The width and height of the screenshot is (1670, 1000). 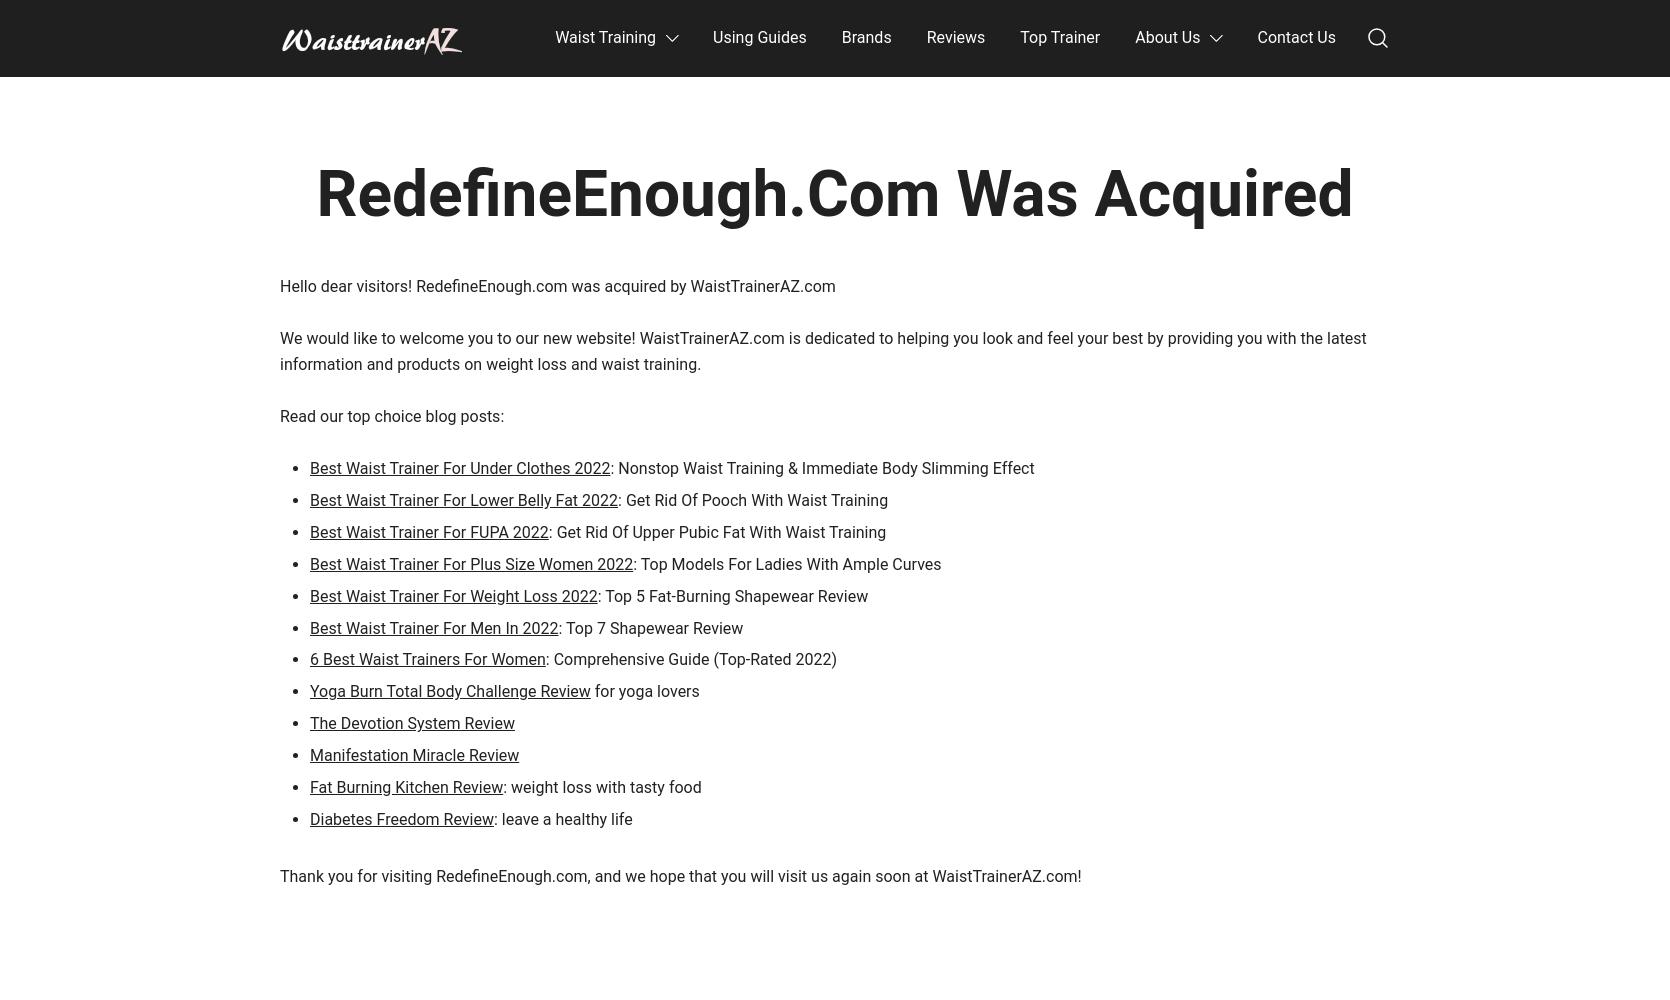 I want to click on 'Thank you for visiting RedefineEnough.com, and we hope that you will visit us again soon at WaistTrainerAZ.com!', so click(x=680, y=875).